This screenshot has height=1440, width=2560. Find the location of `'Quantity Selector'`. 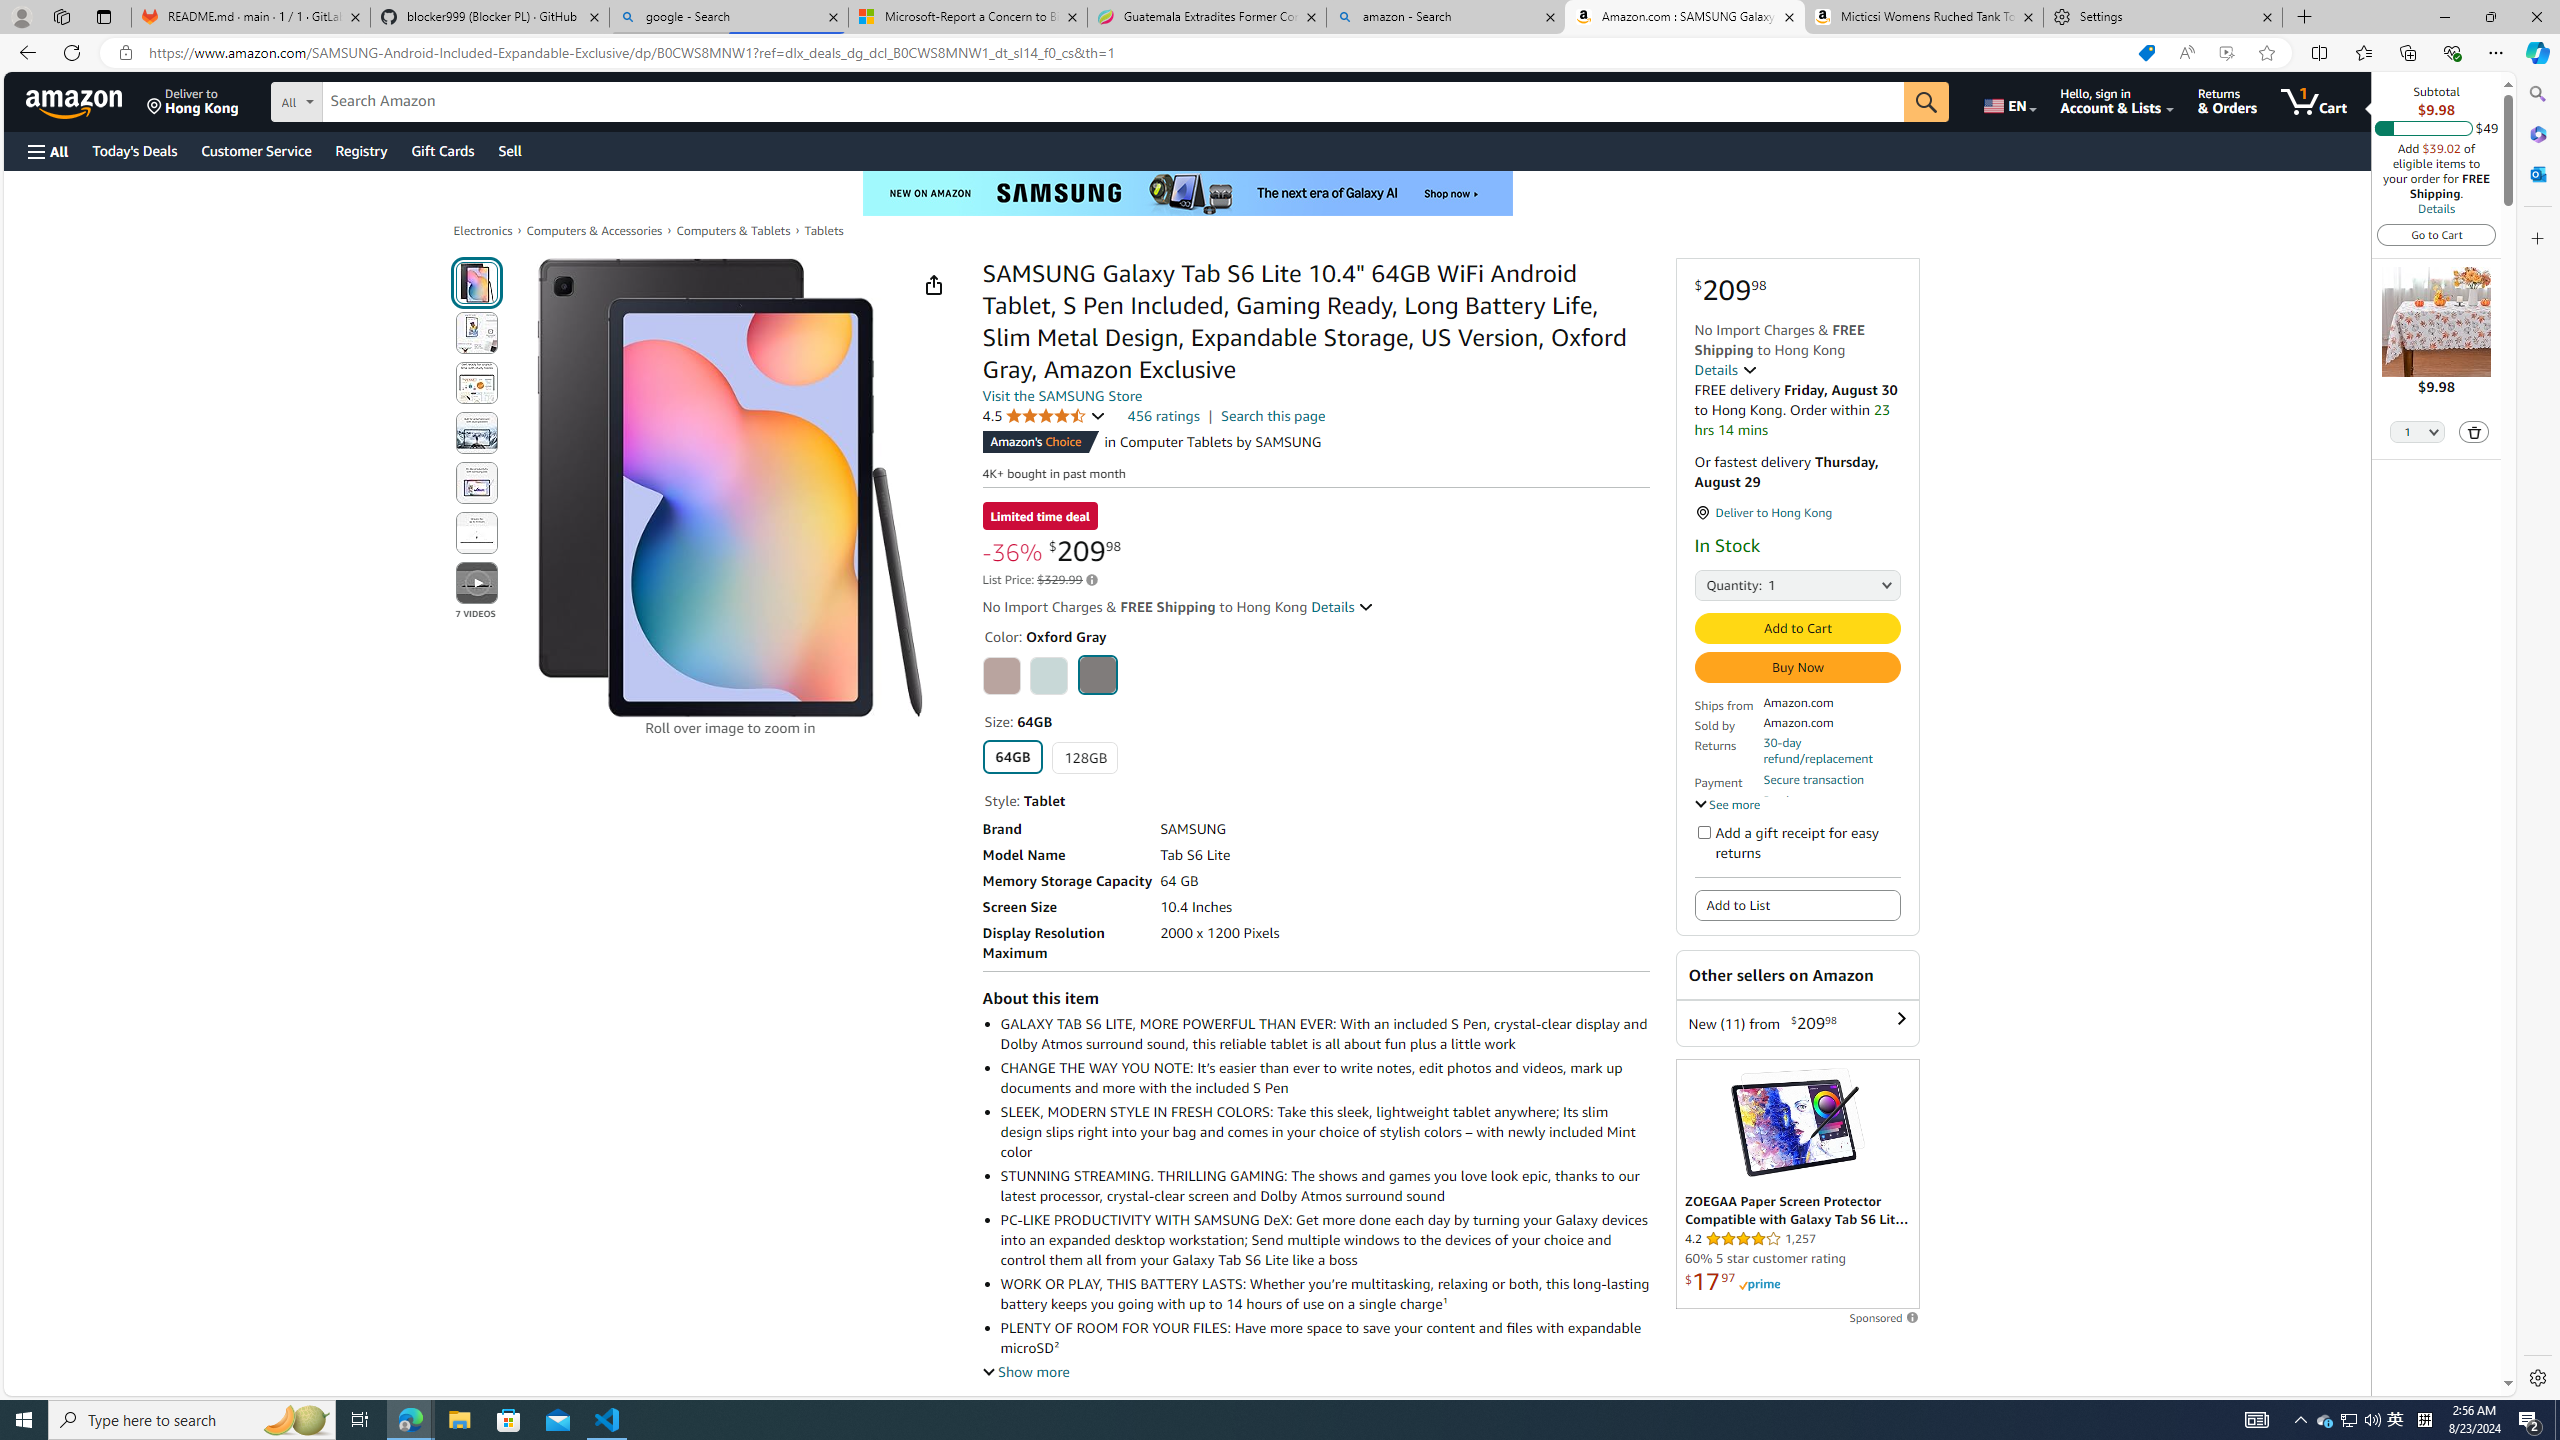

'Quantity Selector' is located at coordinates (2417, 433).